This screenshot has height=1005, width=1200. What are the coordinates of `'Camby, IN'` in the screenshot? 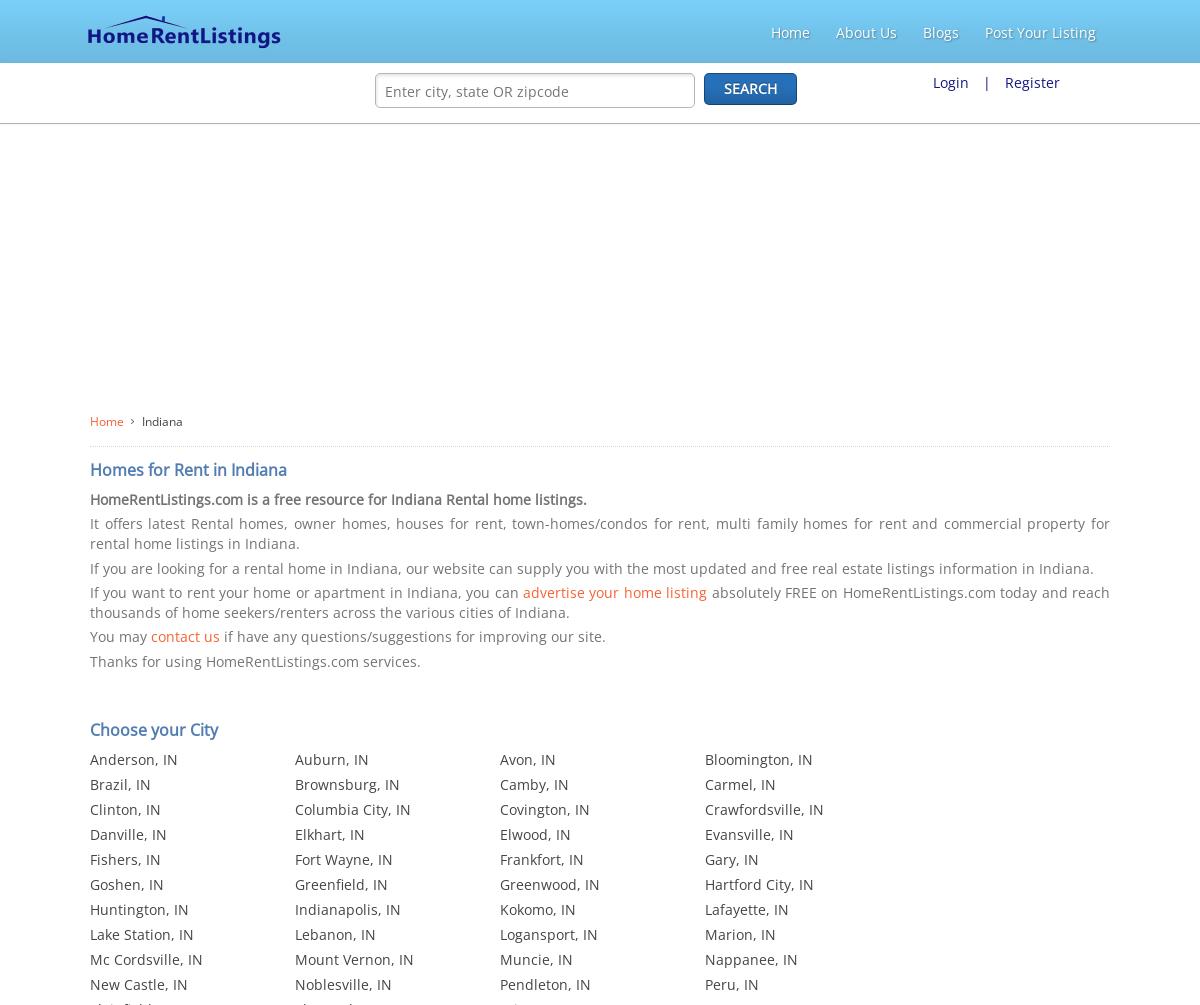 It's located at (533, 784).